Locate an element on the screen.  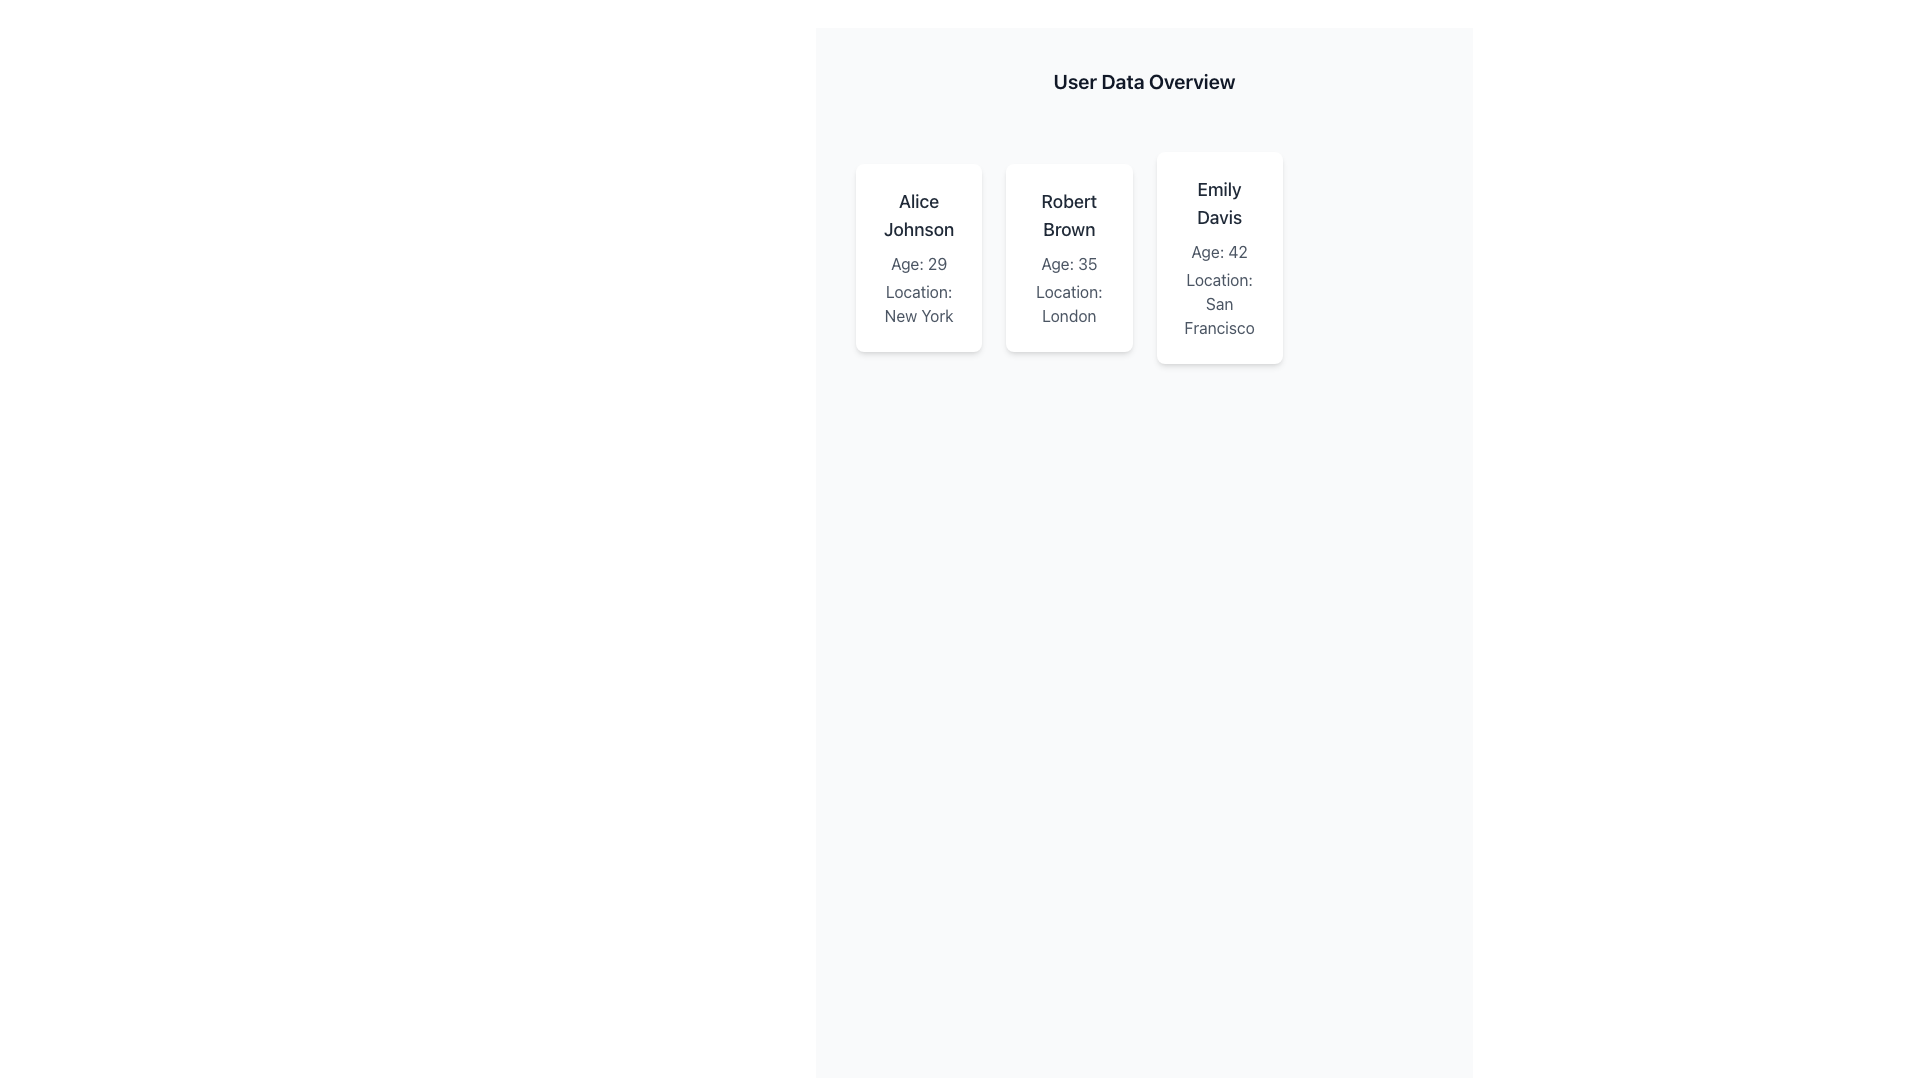
the text label displaying 'Location: London', which is styled in gray and positioned under 'Age: 35' and 'Robert Brown' in the middle card of a three-column layout is located at coordinates (1068, 304).